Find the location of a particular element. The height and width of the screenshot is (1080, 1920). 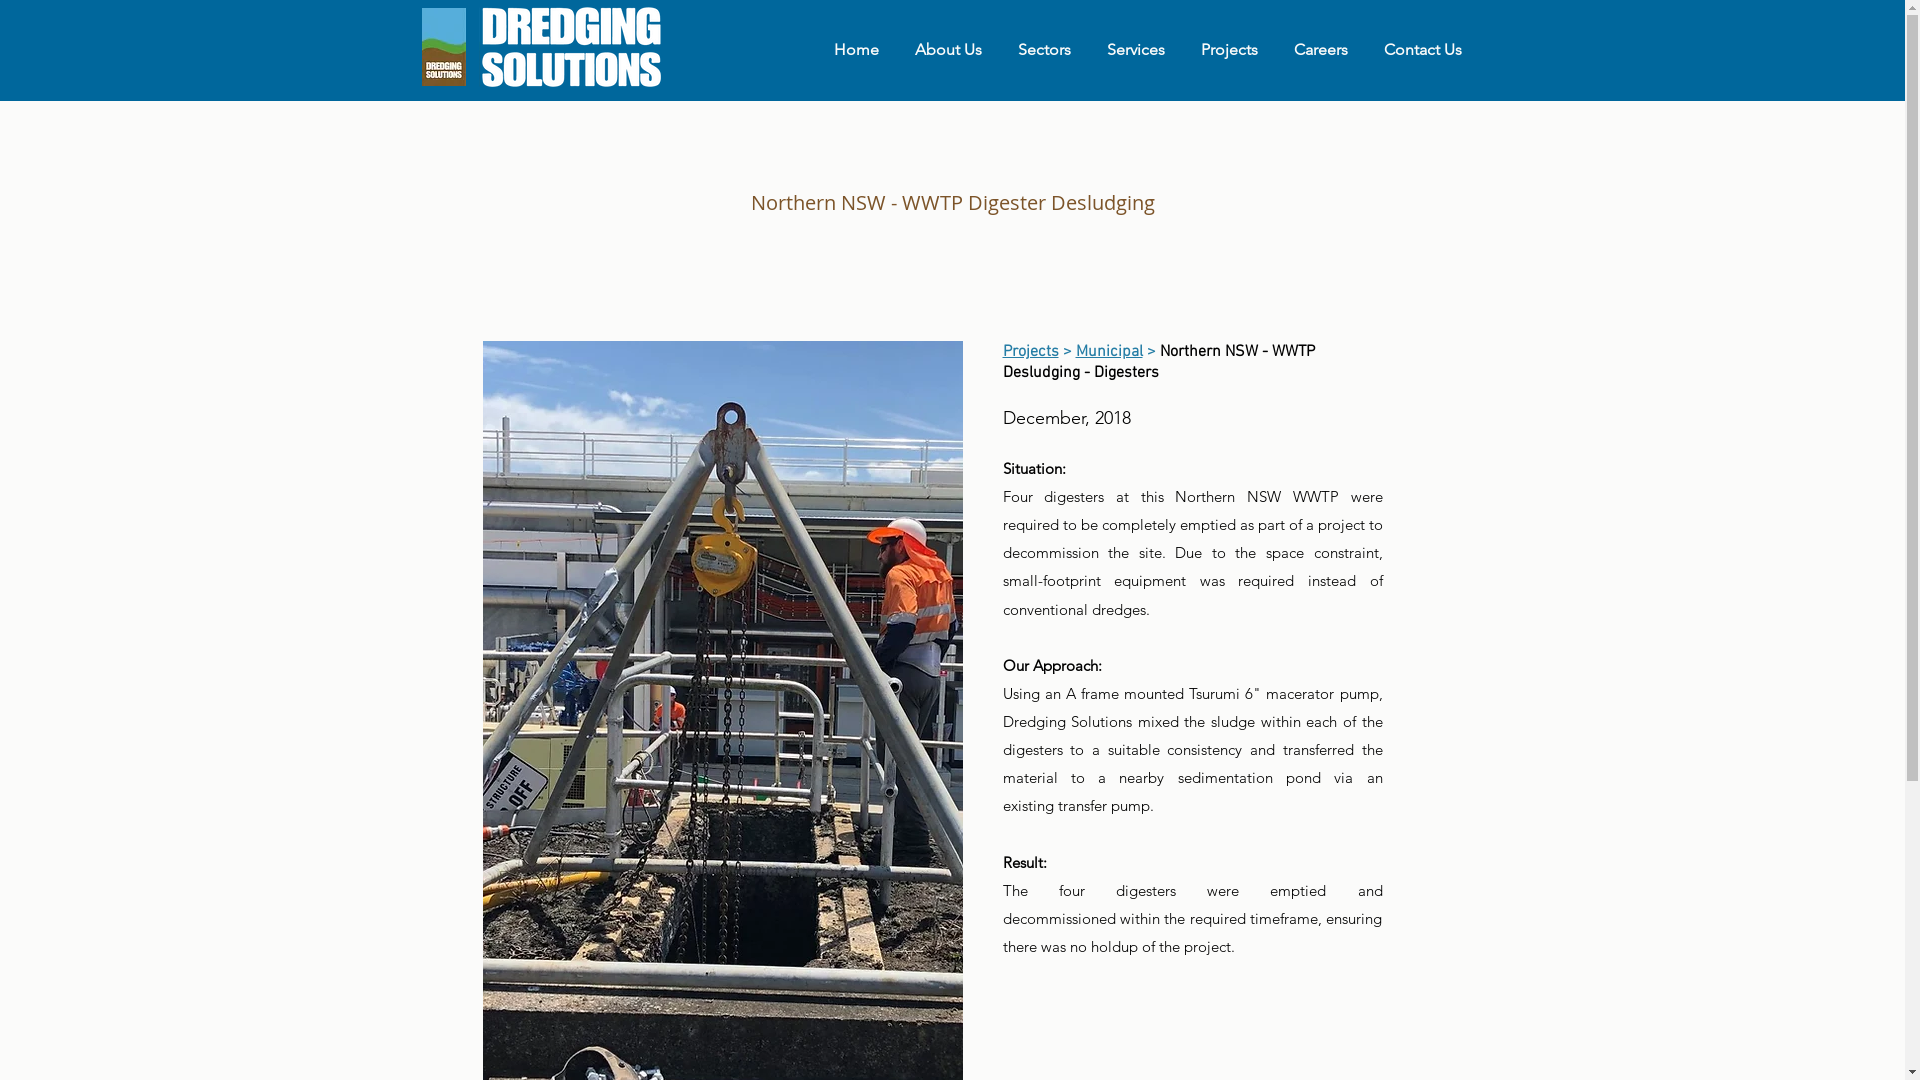

'Contact Us' is located at coordinates (1372, 49).